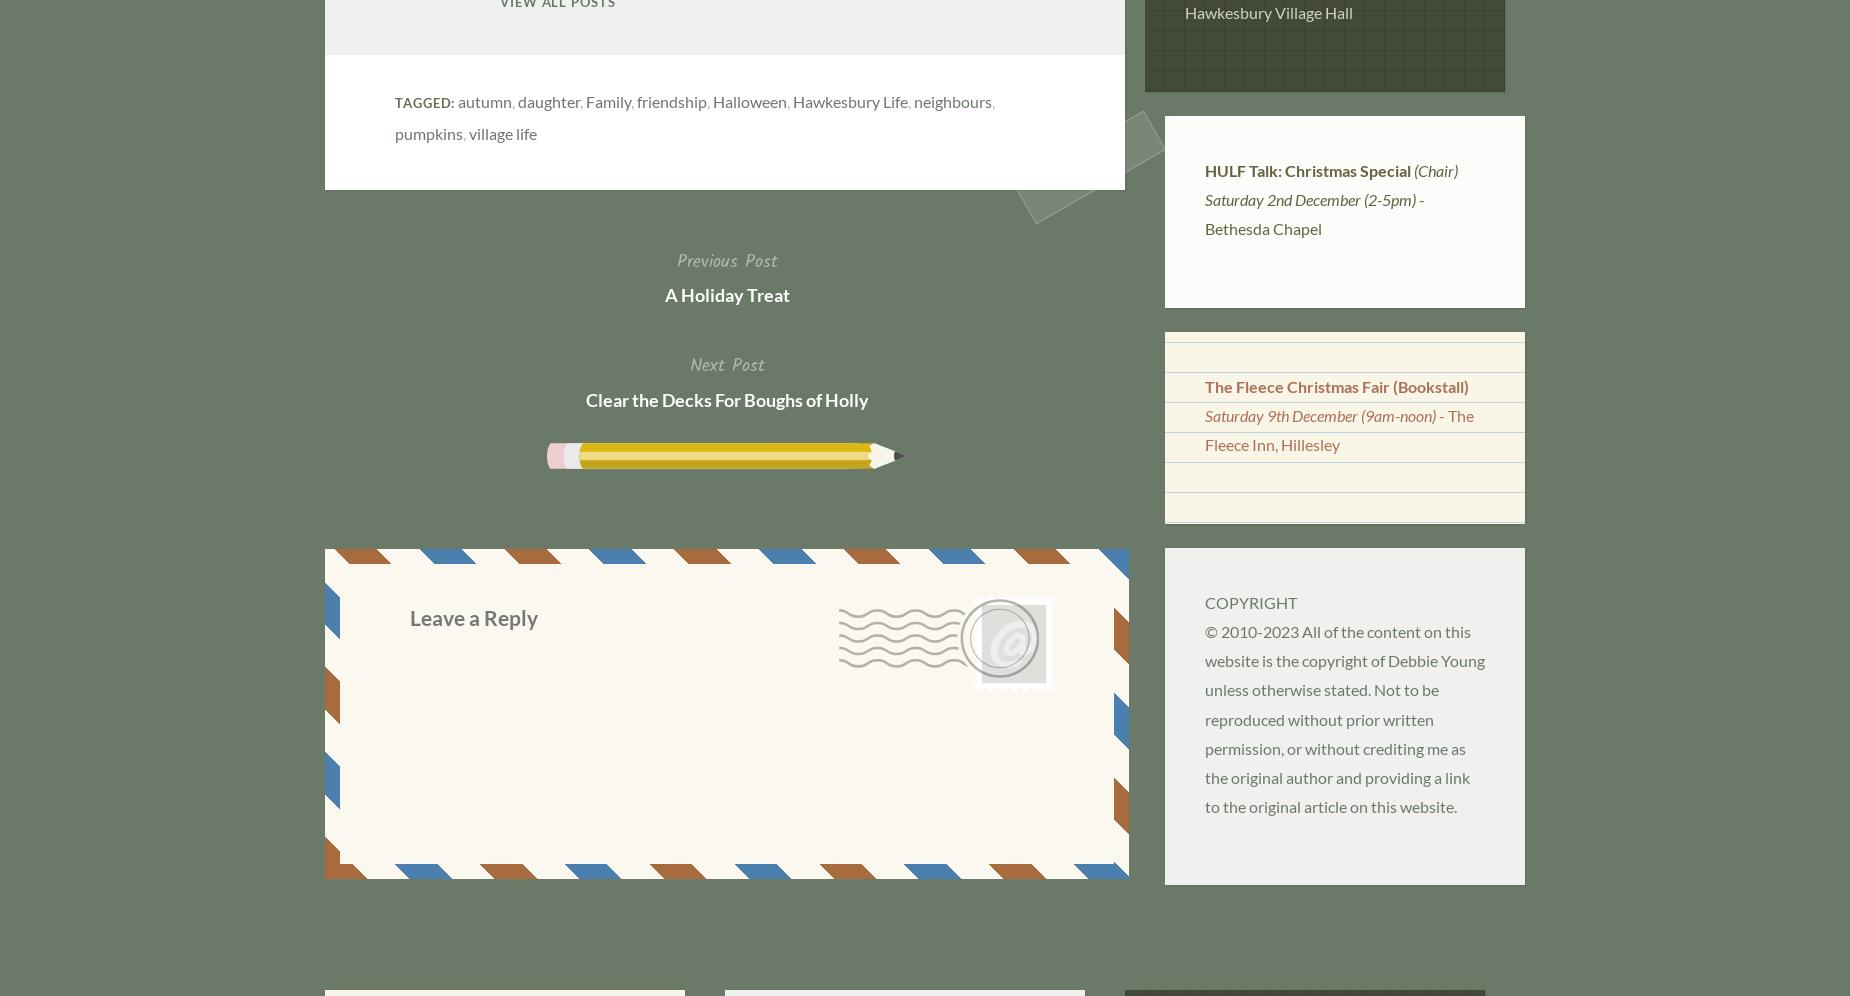 Image resolution: width=1850 pixels, height=996 pixels. I want to click on 'HULF Talk: Christmas Special', so click(1306, 169).